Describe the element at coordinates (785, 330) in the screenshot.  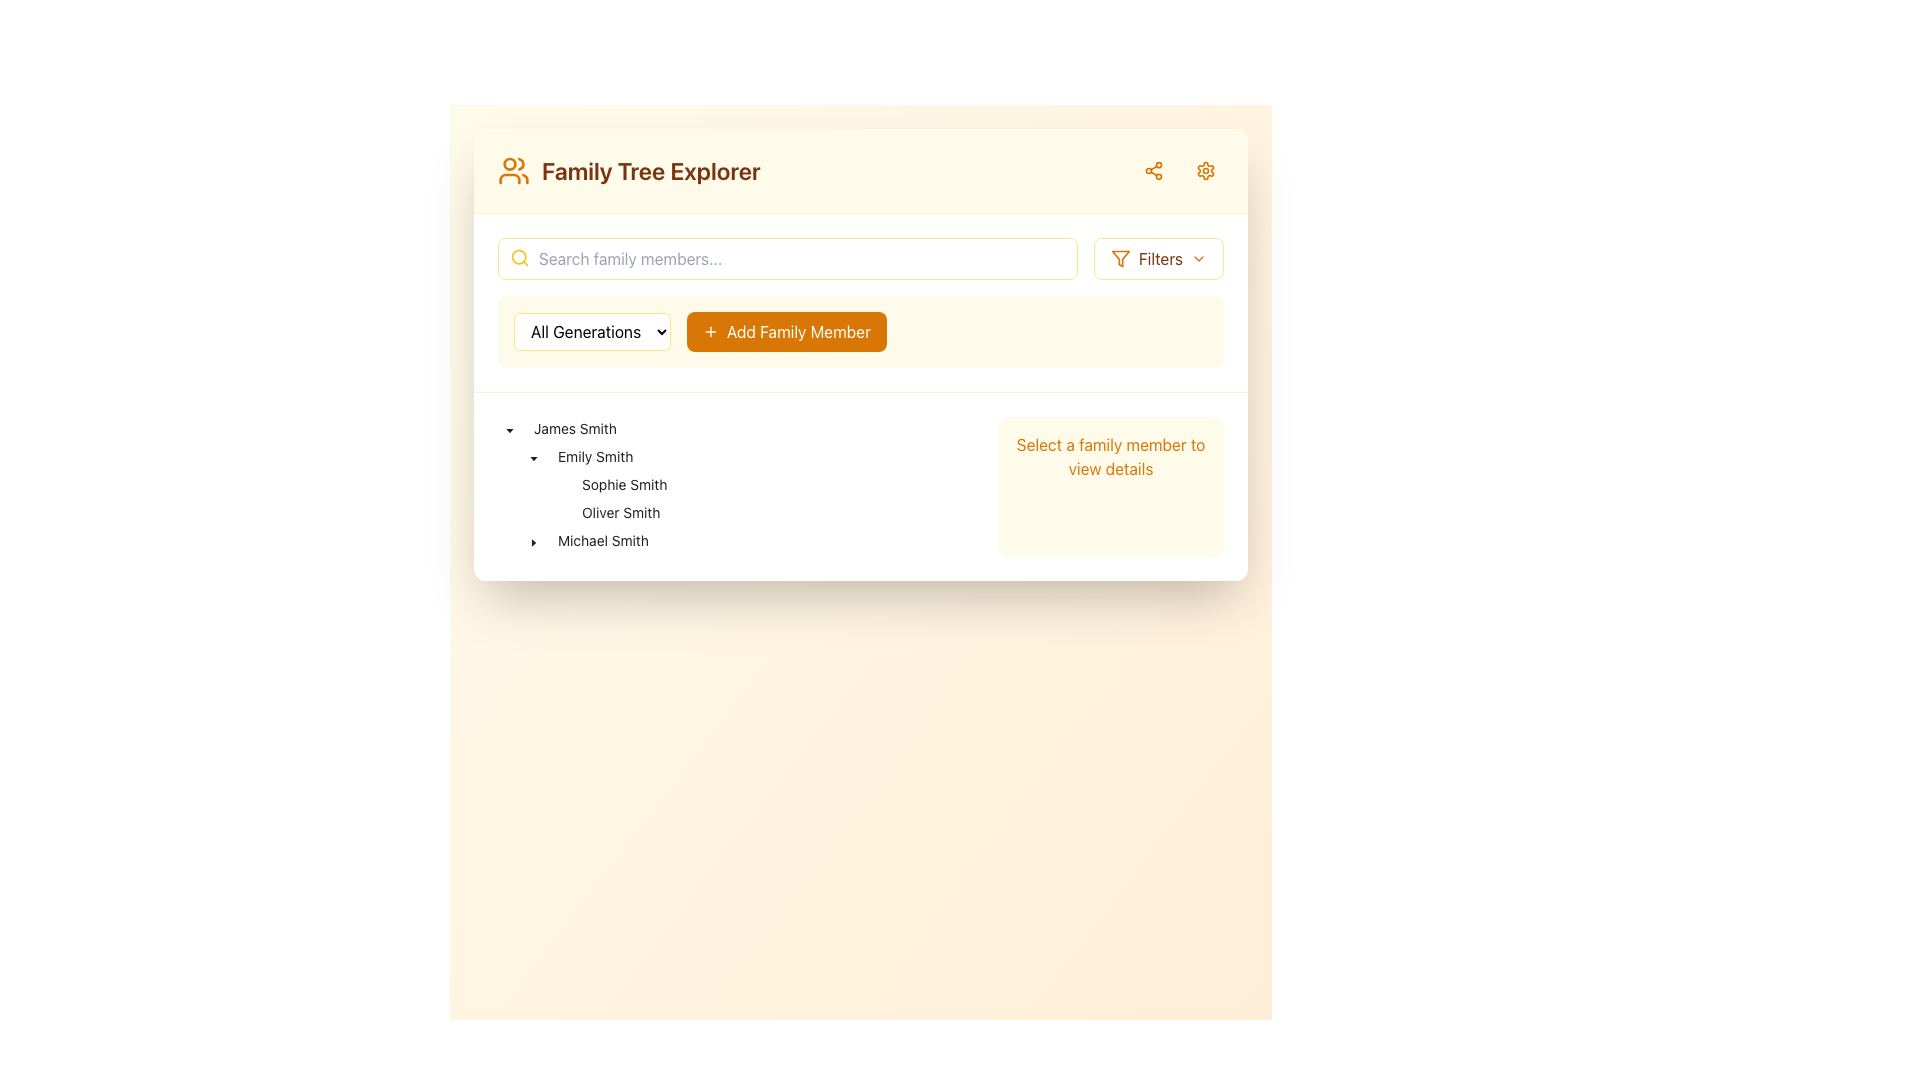
I see `the button located to the right of the 'All Generations' dropdown within the light amber box to initiate the process of adding a family member` at that location.